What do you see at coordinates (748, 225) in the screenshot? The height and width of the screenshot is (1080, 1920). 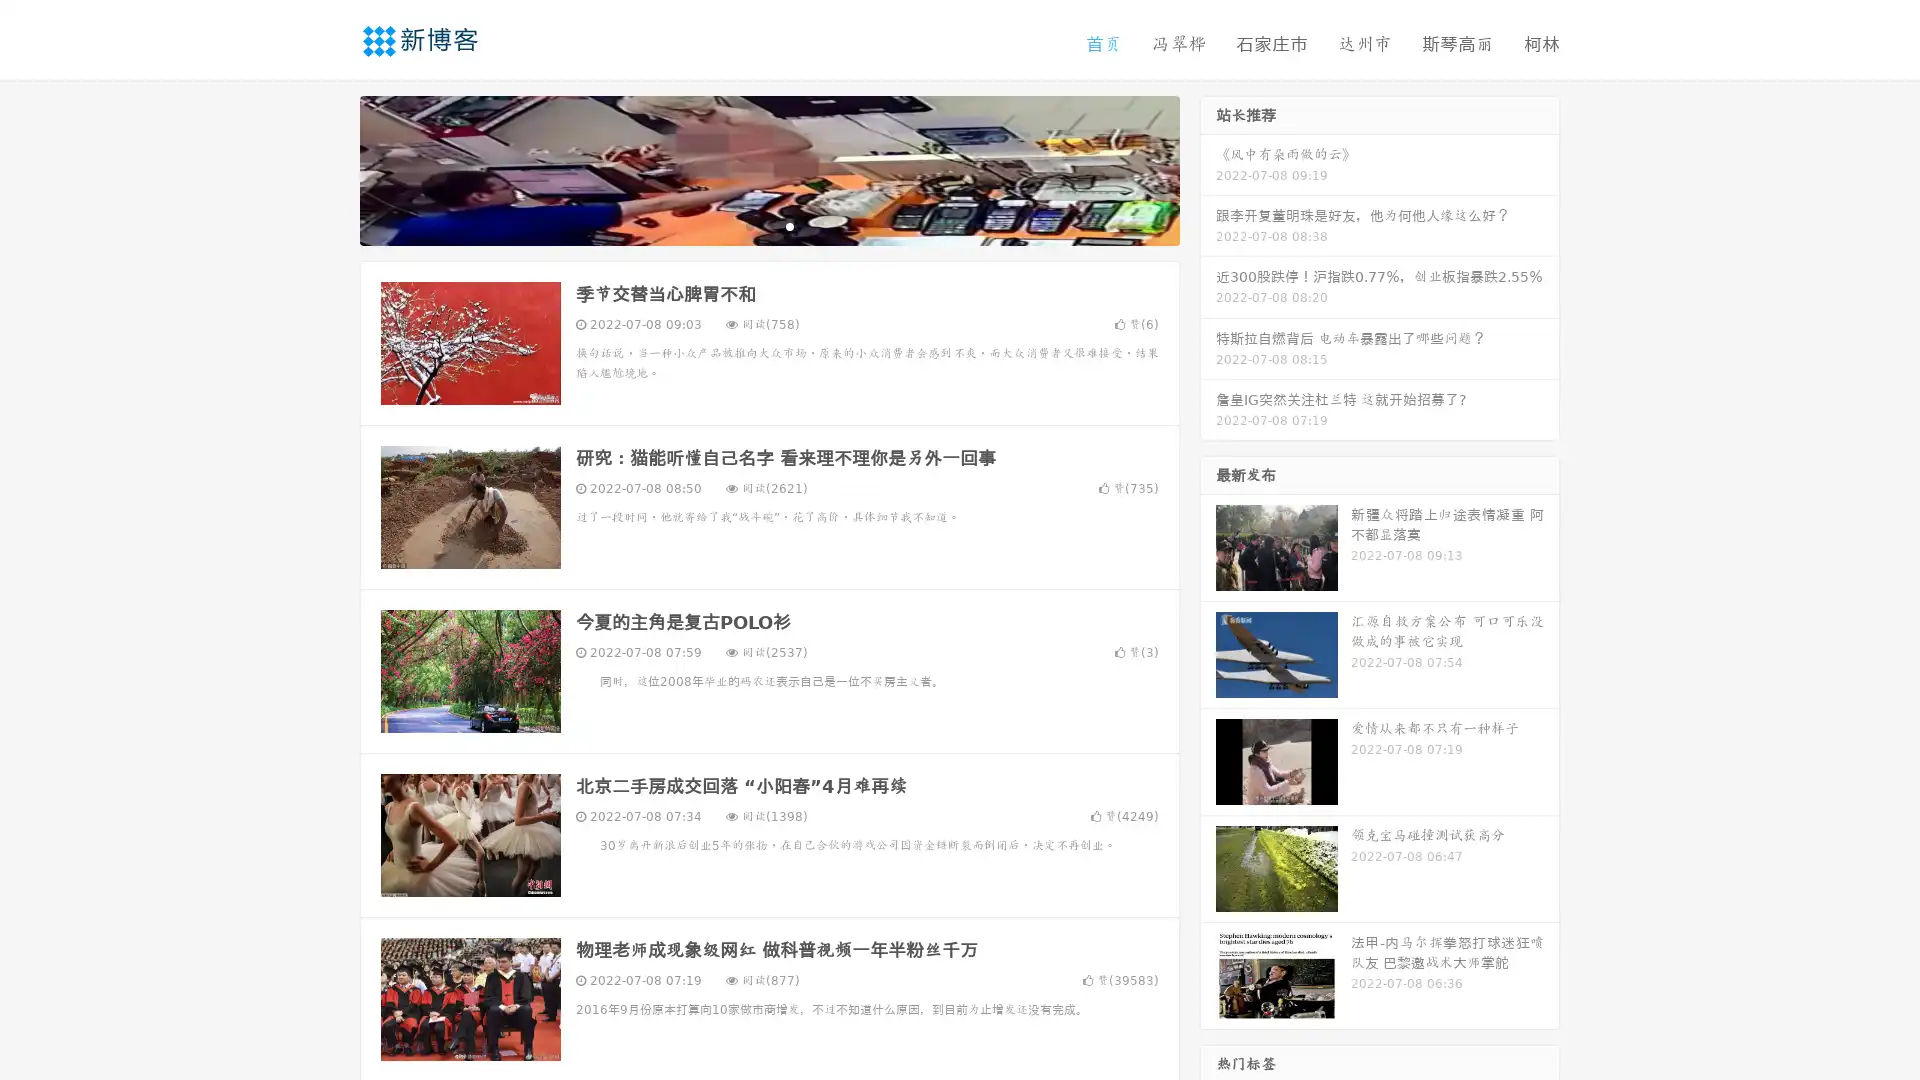 I see `Go to slide 1` at bounding box center [748, 225].